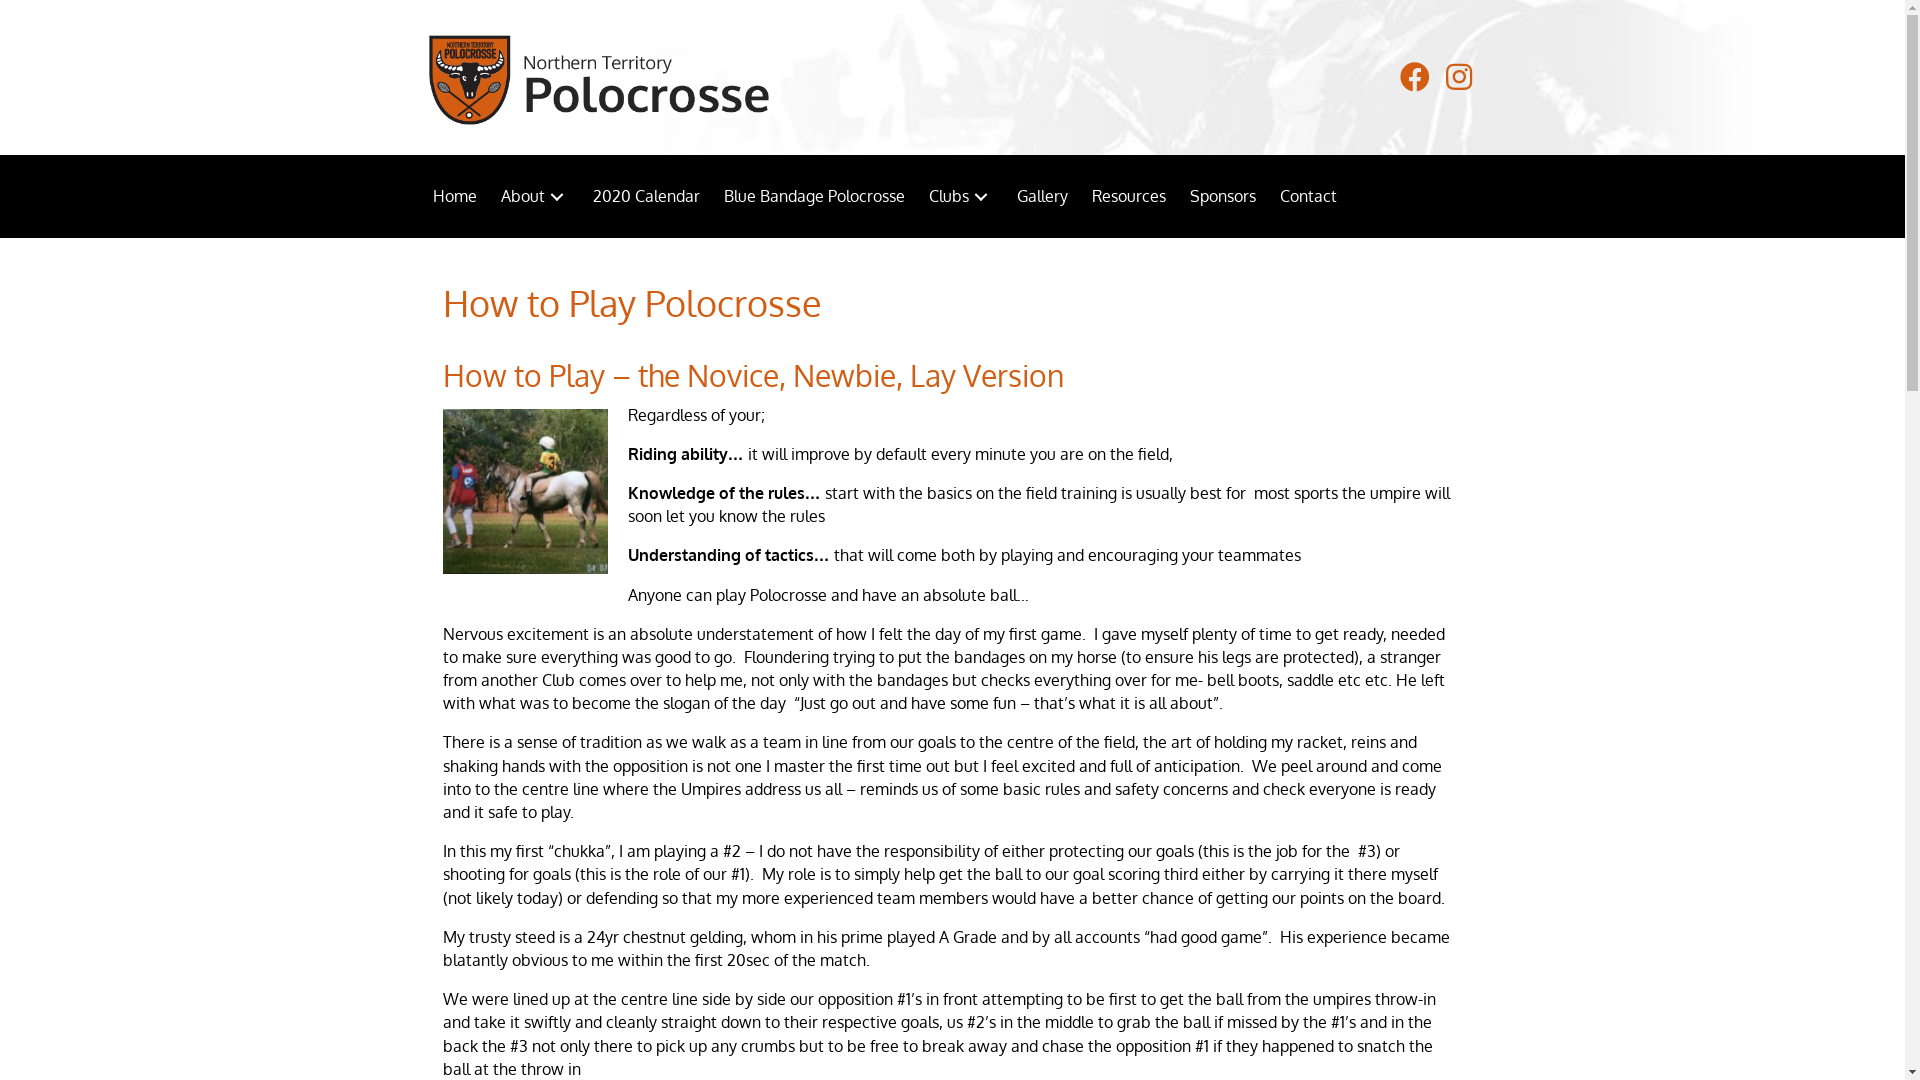 The image size is (1920, 1080). What do you see at coordinates (1269, 196) in the screenshot?
I see `'Contact'` at bounding box center [1269, 196].